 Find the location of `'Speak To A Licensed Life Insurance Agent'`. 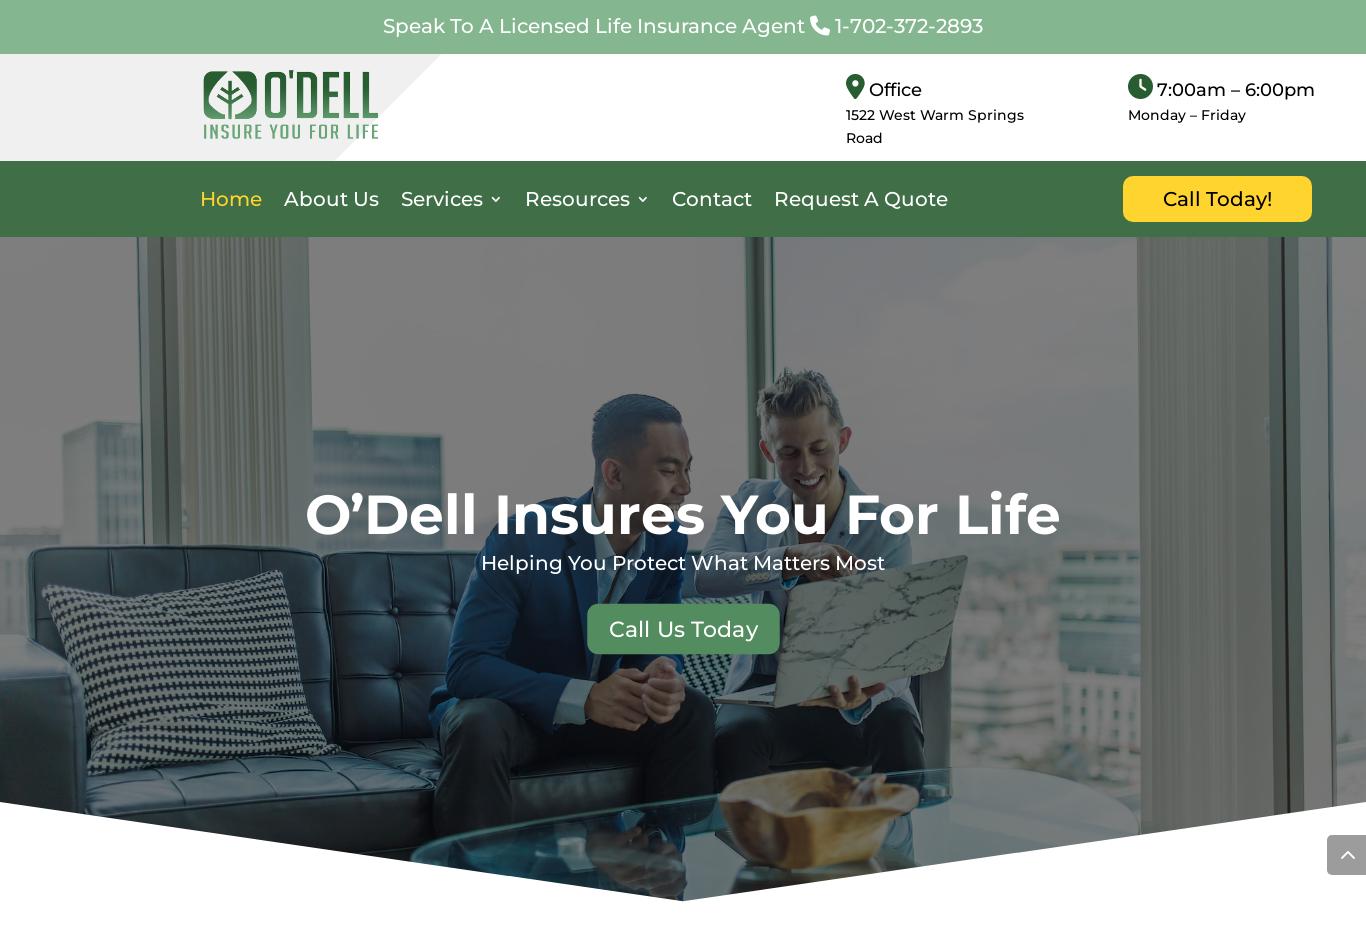

'Speak To A Licensed Life Insurance Agent' is located at coordinates (595, 24).